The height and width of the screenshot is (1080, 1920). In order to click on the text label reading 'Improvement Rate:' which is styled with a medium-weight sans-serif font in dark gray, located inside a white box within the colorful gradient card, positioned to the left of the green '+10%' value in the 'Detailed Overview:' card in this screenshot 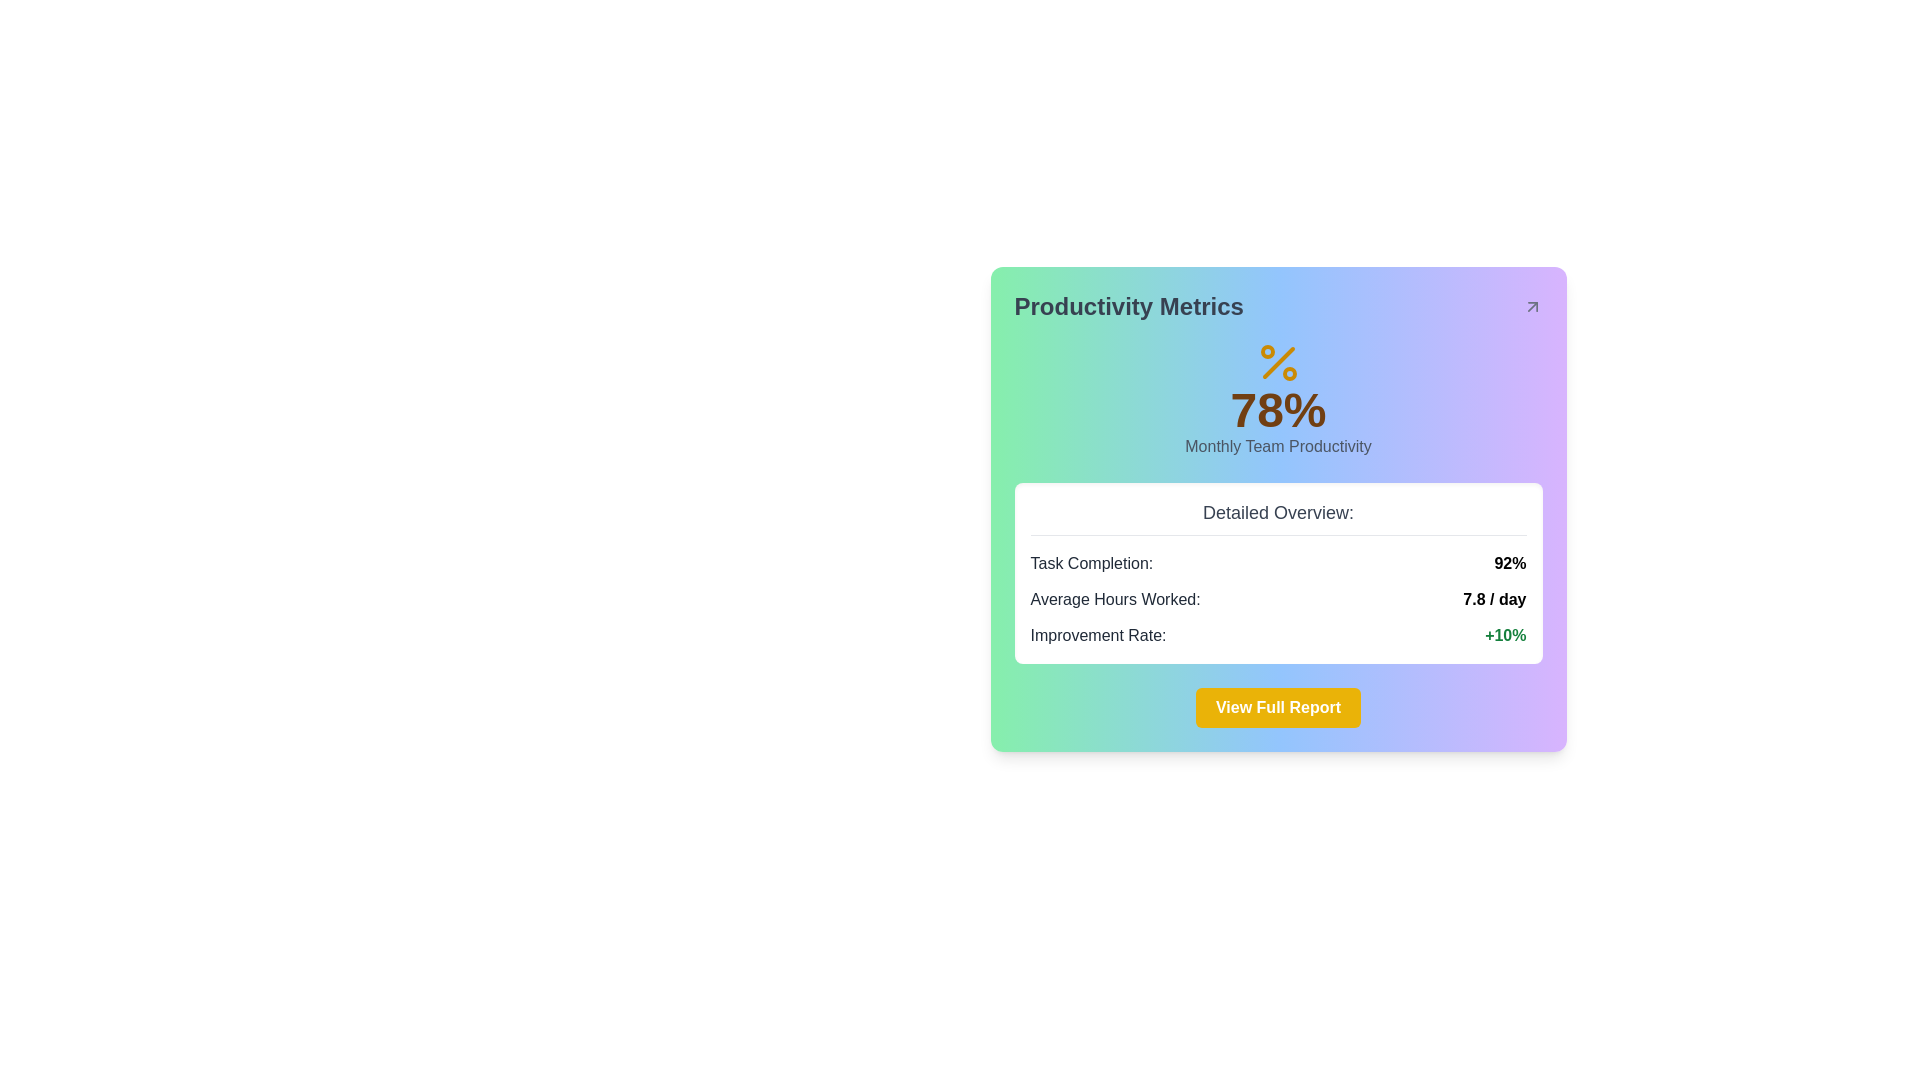, I will do `click(1097, 636)`.